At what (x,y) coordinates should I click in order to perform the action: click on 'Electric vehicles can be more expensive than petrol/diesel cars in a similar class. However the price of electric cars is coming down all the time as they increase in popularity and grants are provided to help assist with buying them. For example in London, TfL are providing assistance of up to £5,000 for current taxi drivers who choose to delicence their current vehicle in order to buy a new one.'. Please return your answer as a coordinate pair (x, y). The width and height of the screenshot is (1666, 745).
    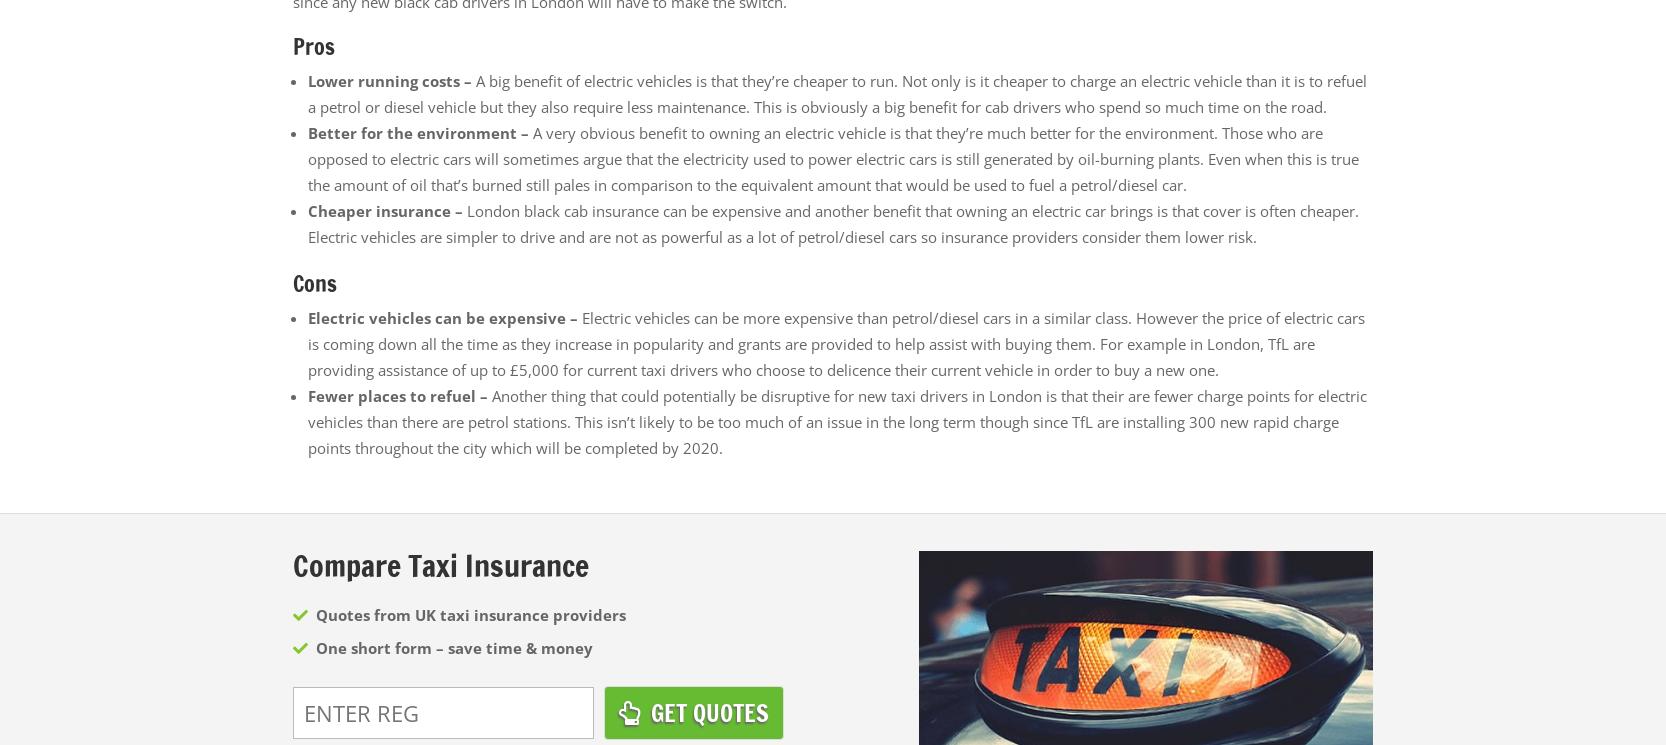
    Looking at the image, I should click on (836, 342).